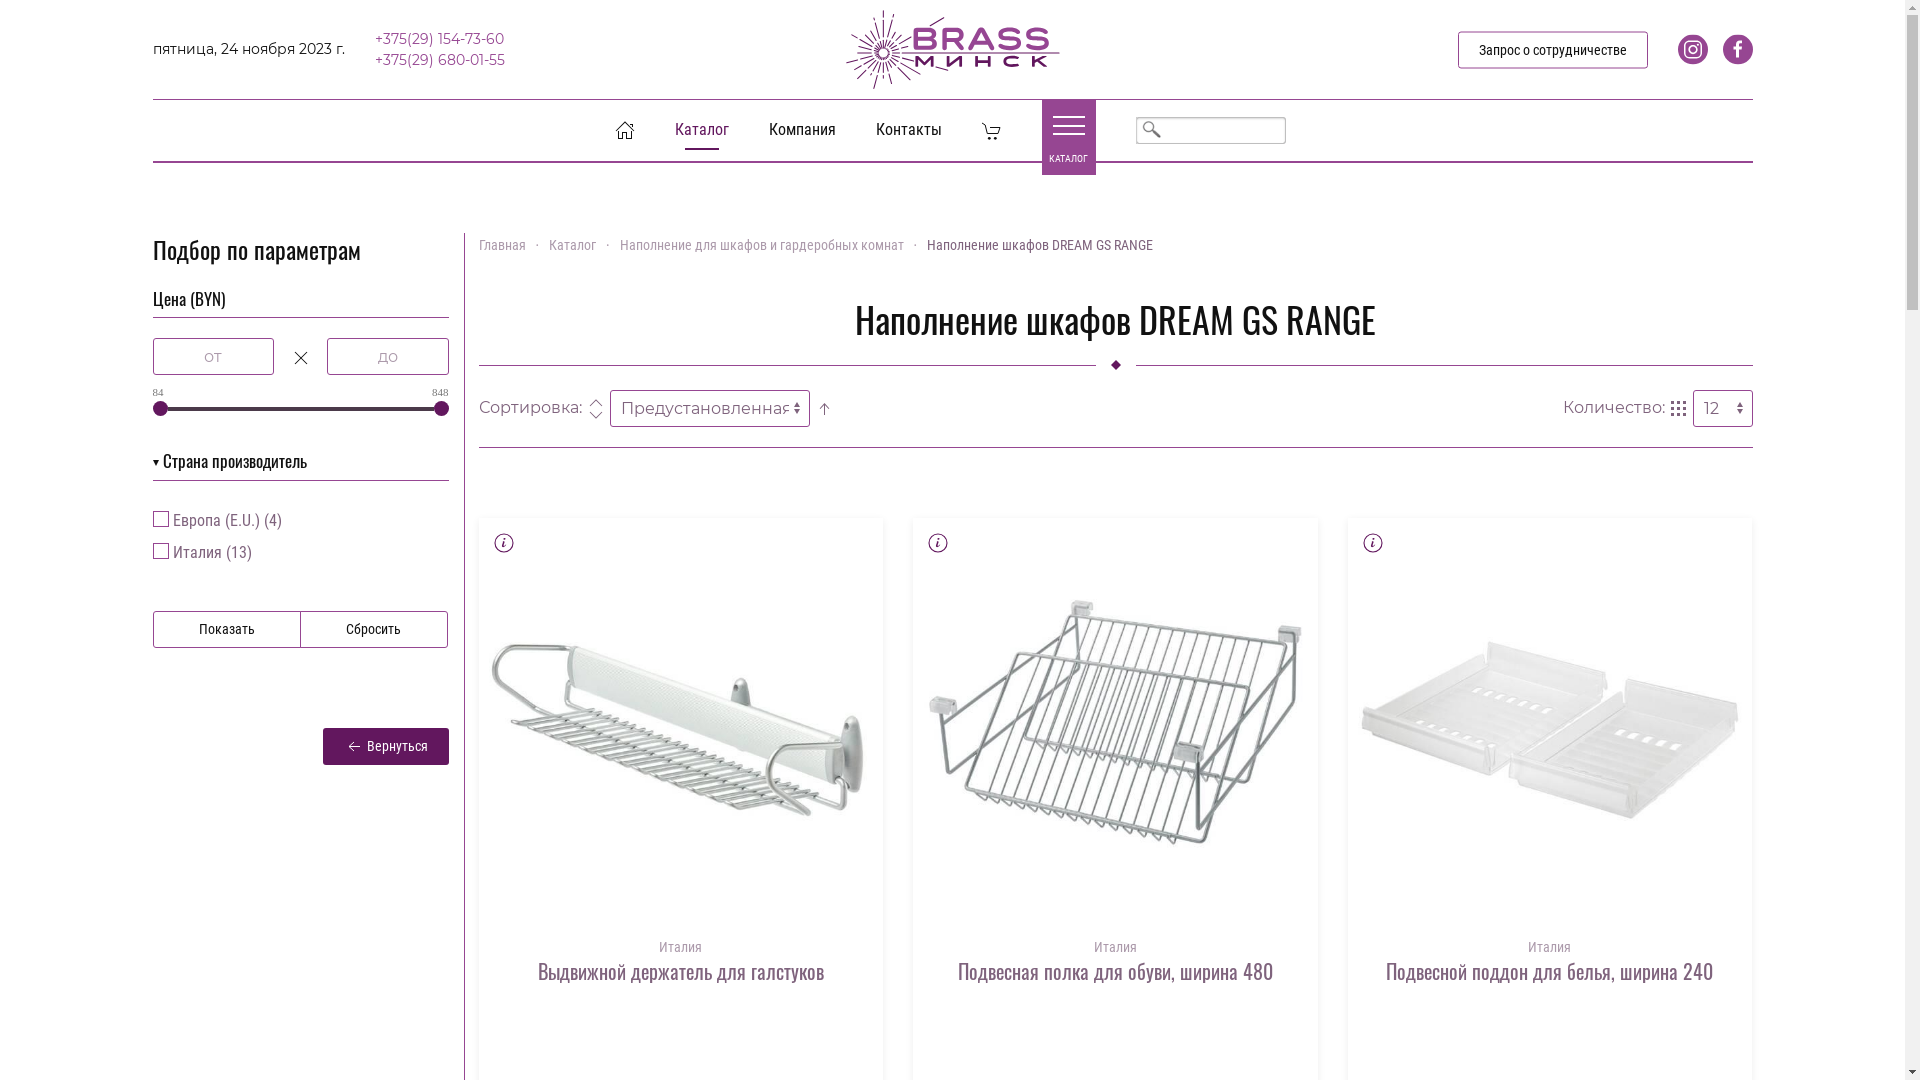 Image resolution: width=1920 pixels, height=1080 pixels. I want to click on '1', so click(158, 551).